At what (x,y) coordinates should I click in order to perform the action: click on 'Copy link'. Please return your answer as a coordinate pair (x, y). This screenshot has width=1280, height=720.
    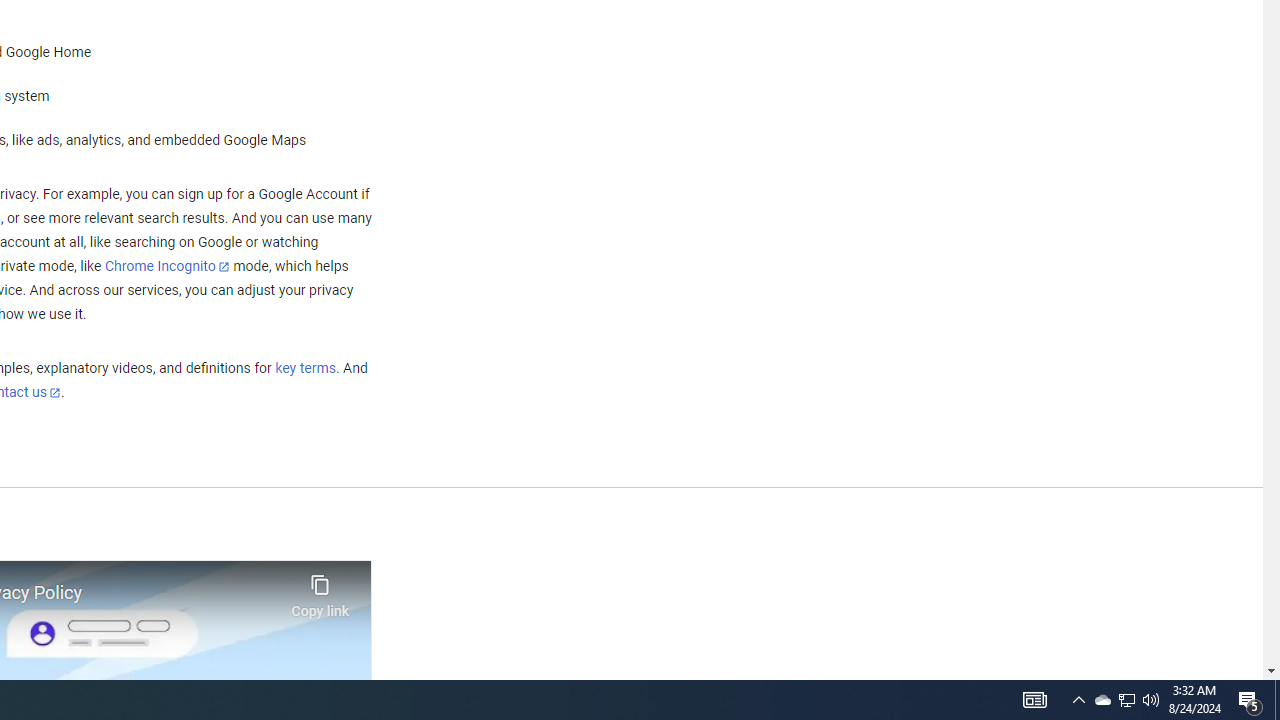
    Looking at the image, I should click on (320, 590).